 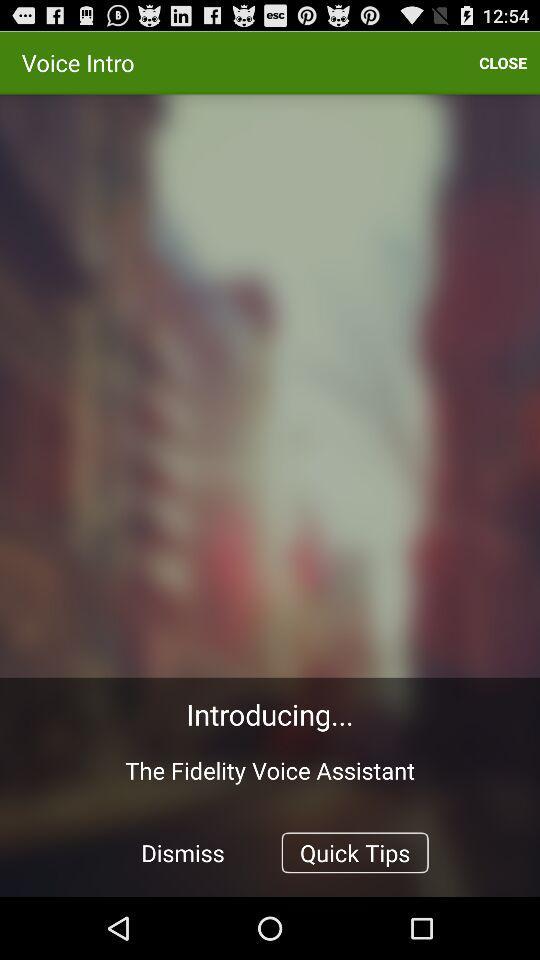 What do you see at coordinates (502, 62) in the screenshot?
I see `close` at bounding box center [502, 62].